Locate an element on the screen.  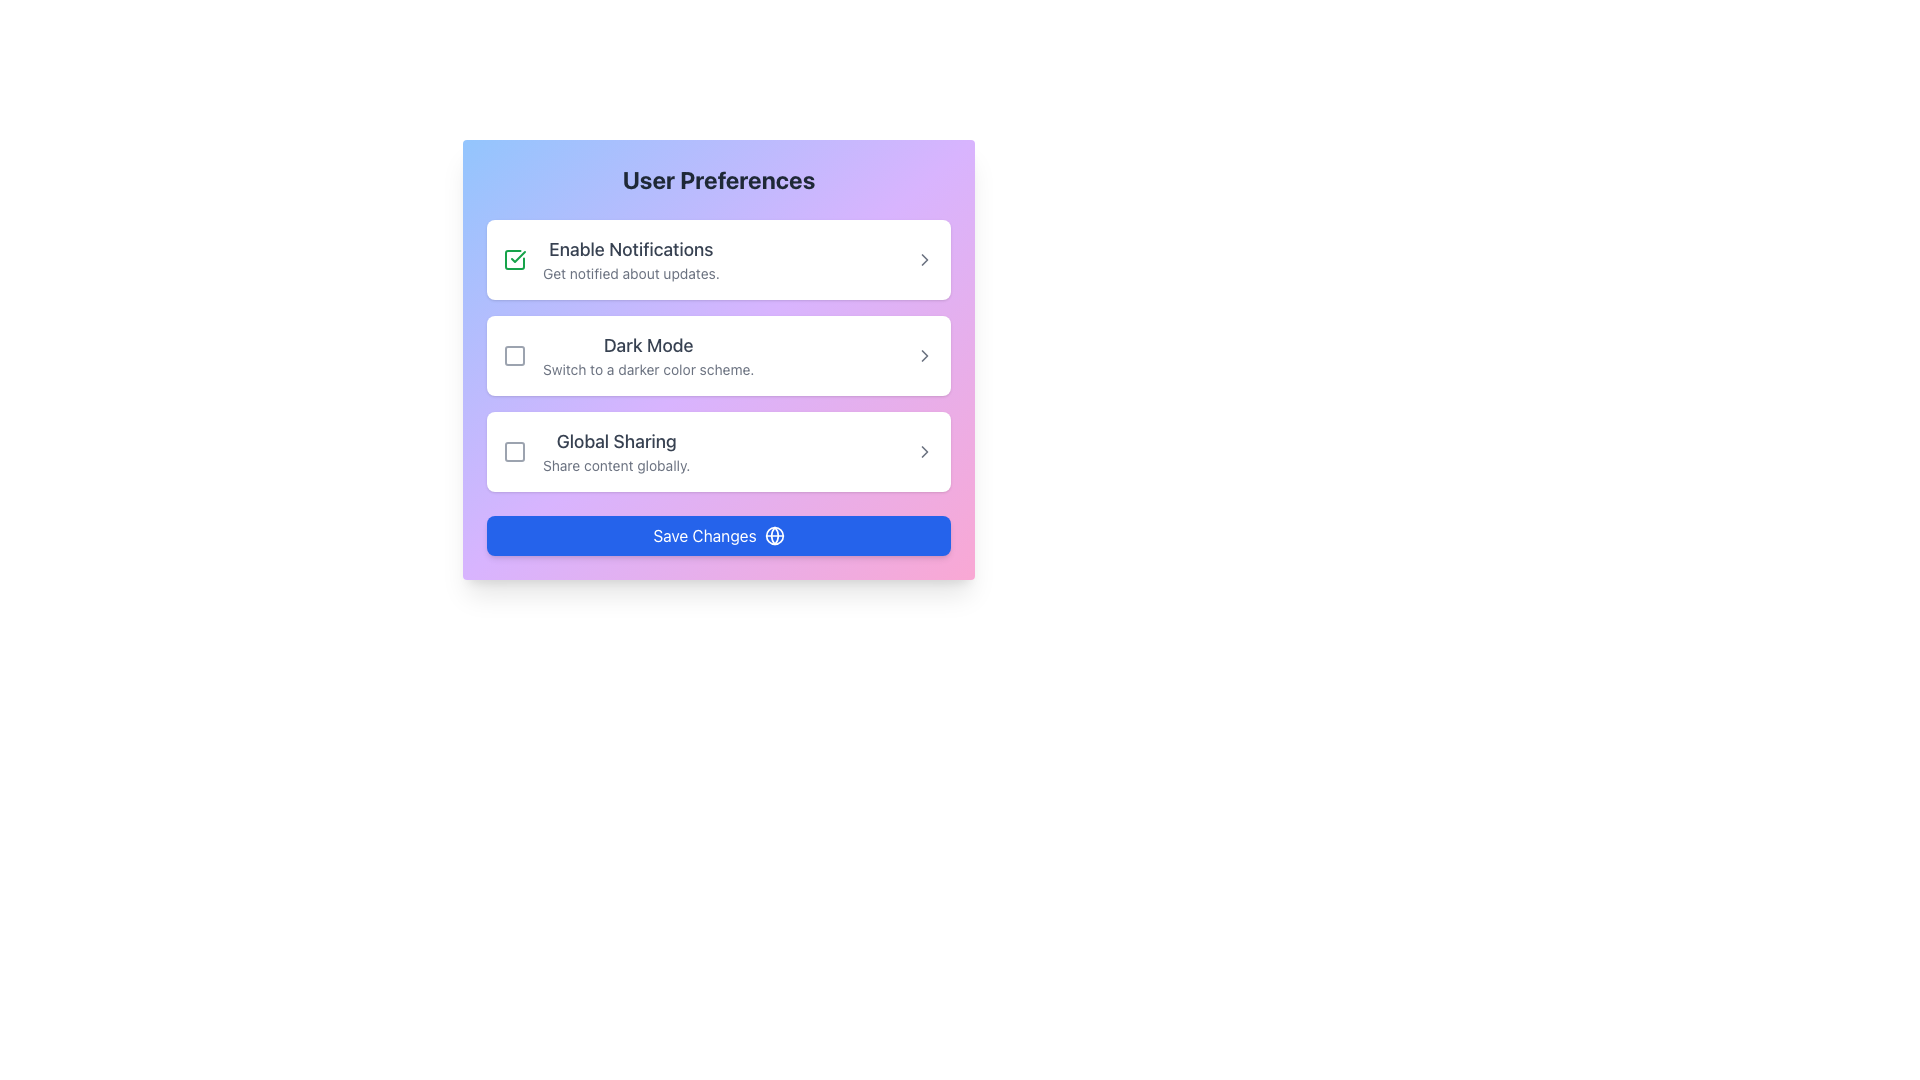
the small chevron icon located in the rightmost section of the card labeled 'Global Sharing' in the User Preferences interface is located at coordinates (924, 451).